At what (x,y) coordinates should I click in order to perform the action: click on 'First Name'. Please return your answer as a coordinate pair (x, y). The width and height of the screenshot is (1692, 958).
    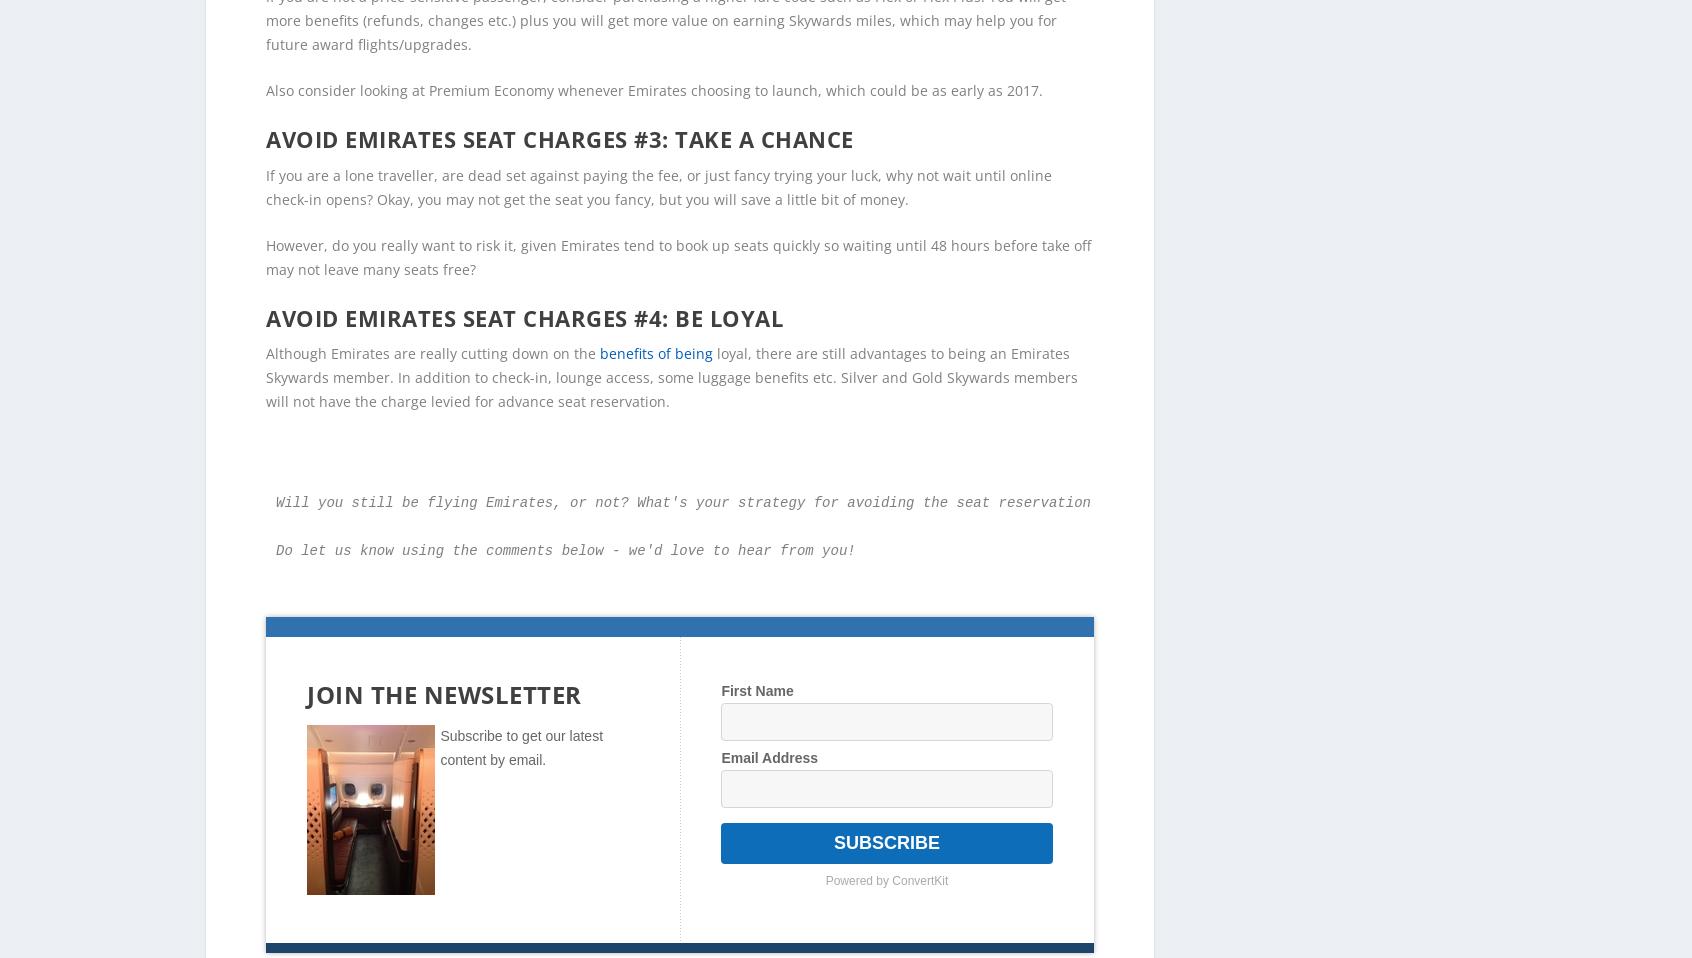
    Looking at the image, I should click on (756, 656).